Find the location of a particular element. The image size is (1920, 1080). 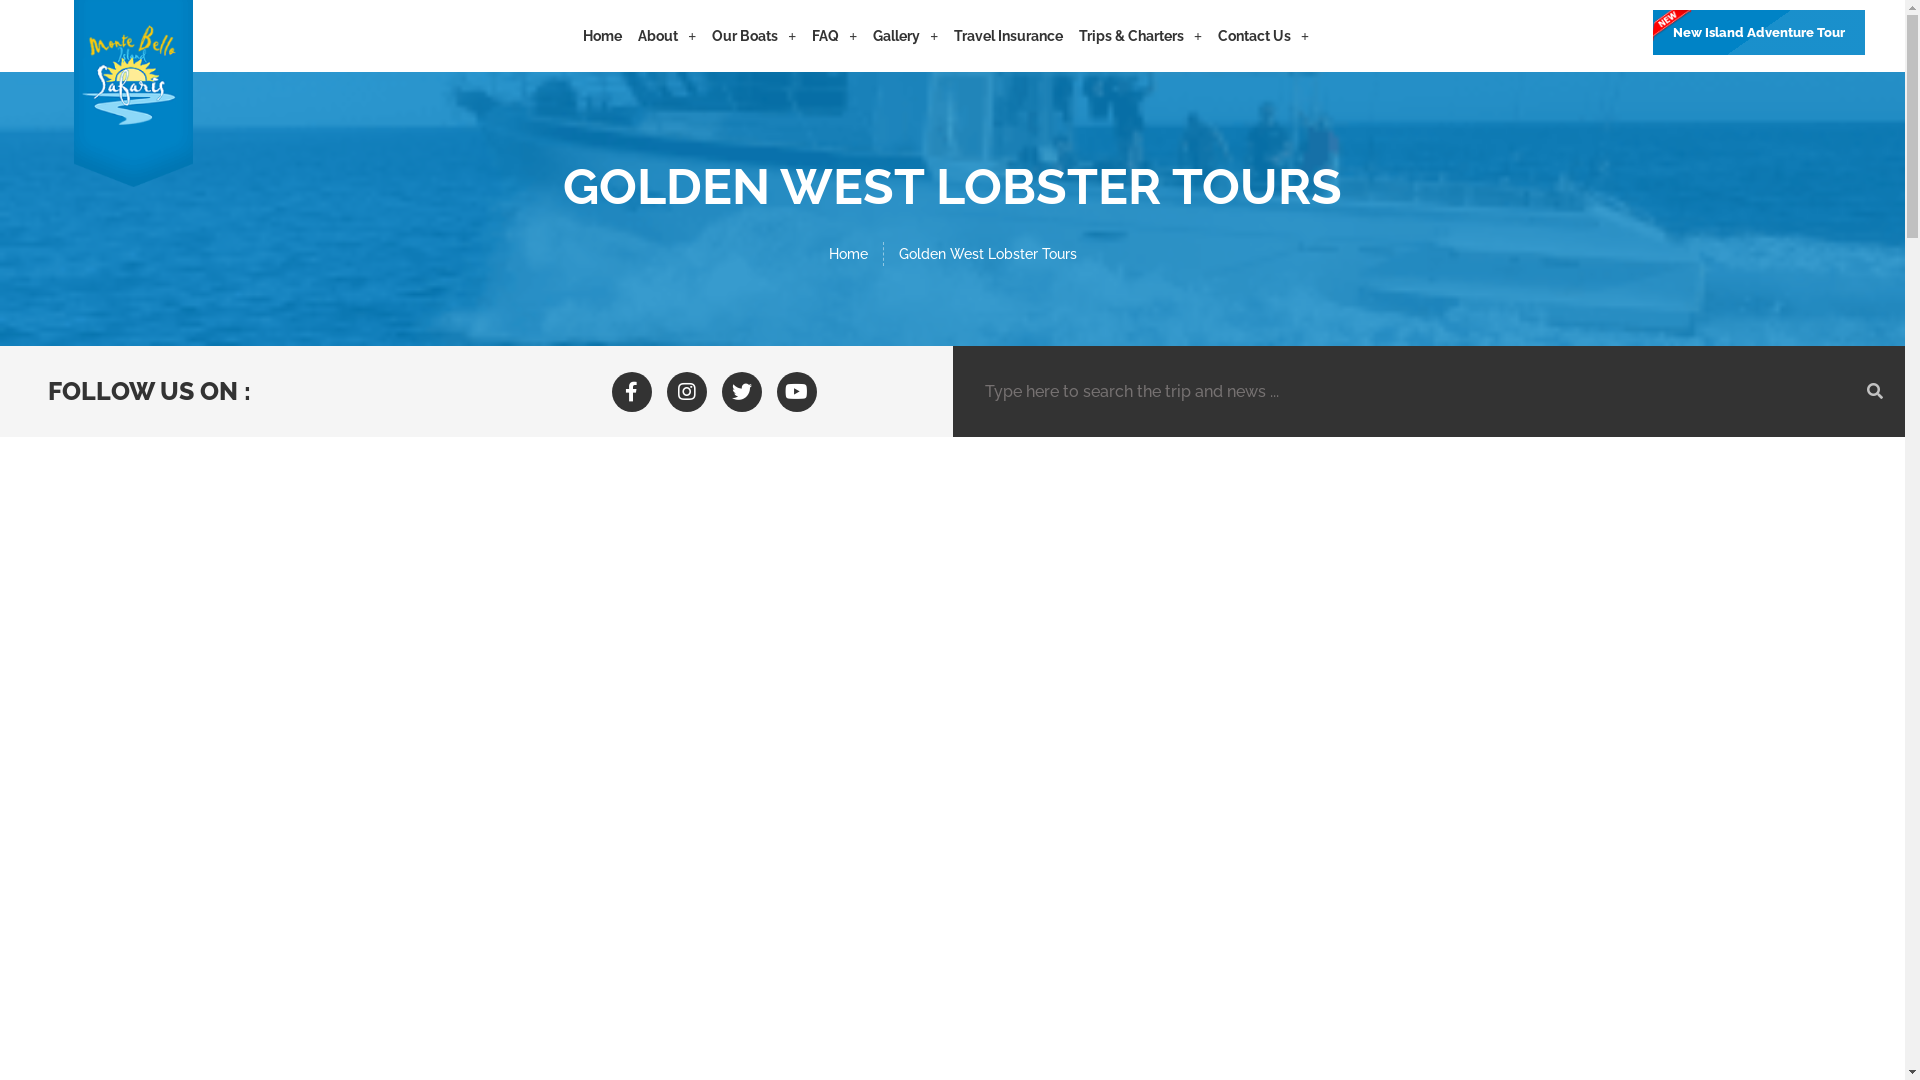

'FAQ' is located at coordinates (834, 35).